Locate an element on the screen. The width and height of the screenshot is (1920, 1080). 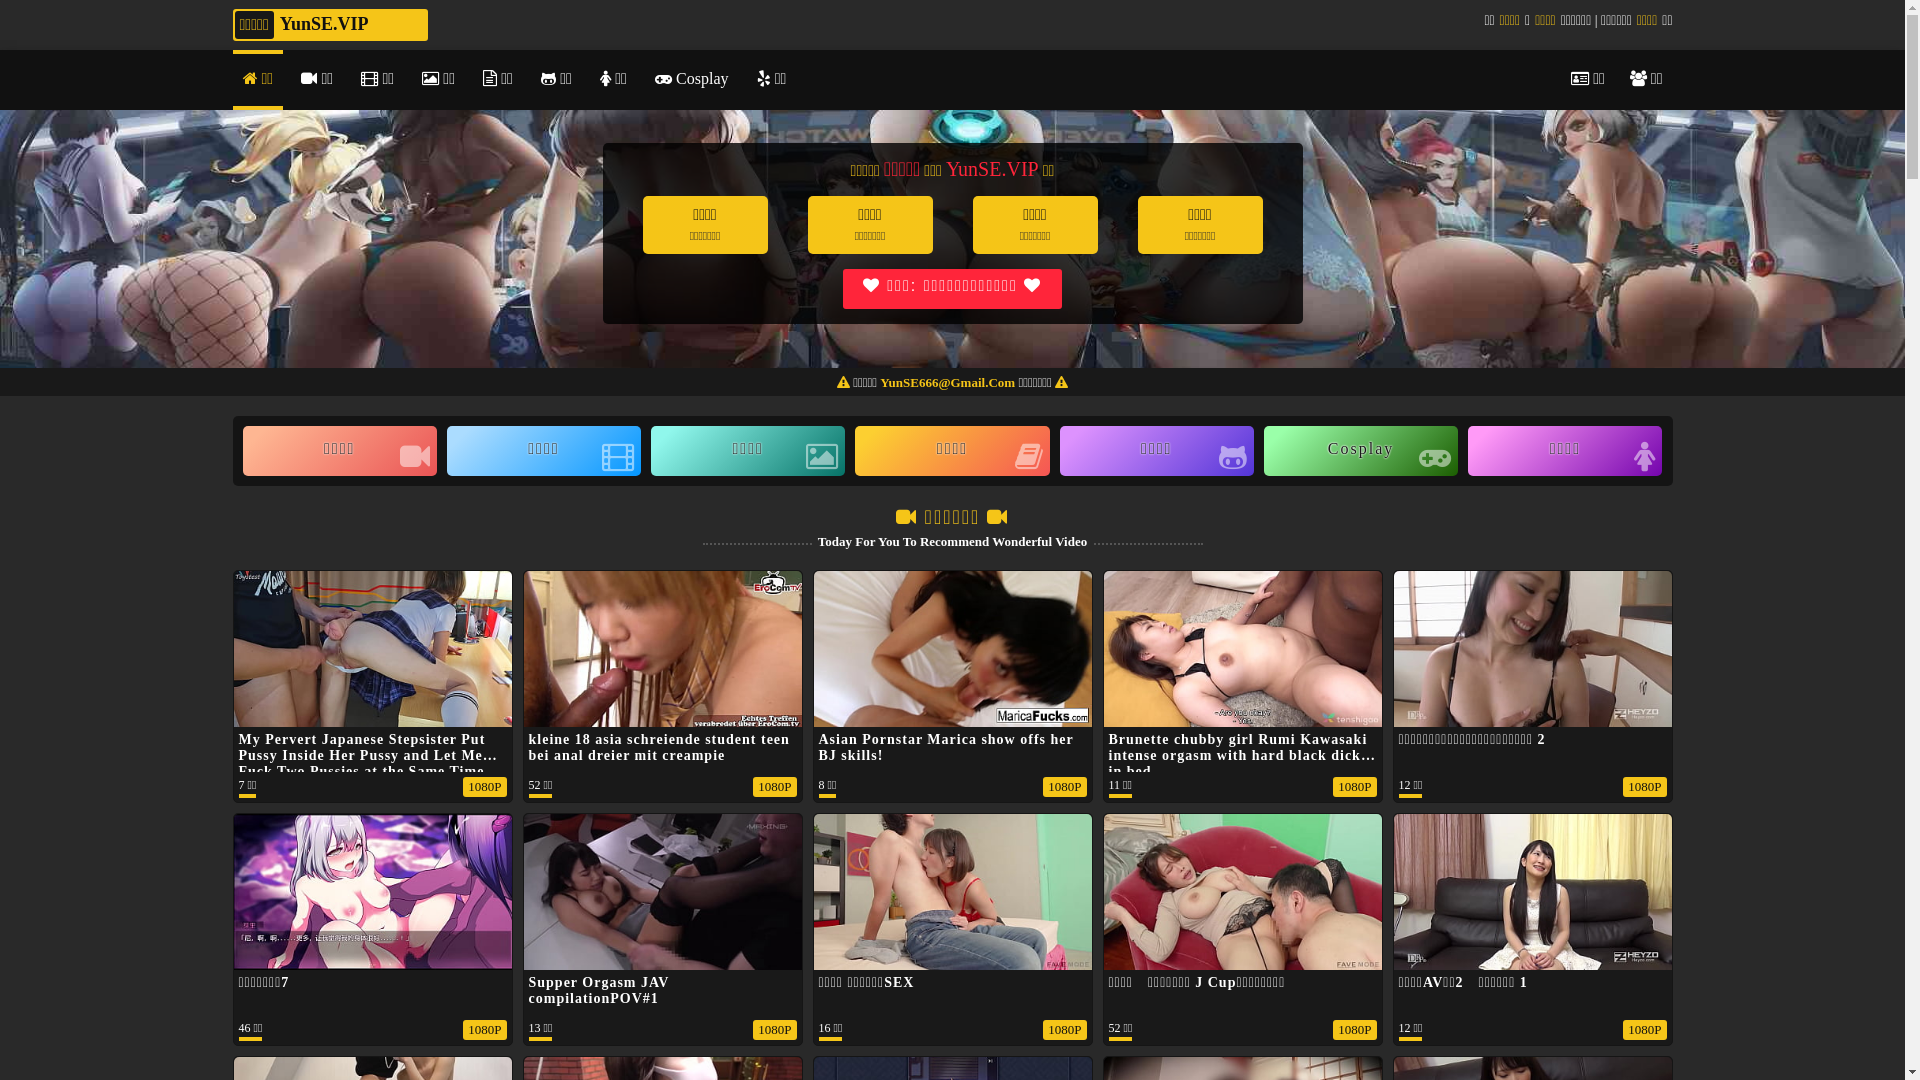
'Supper Orgasm JAV compilationPOV#1' is located at coordinates (597, 990).